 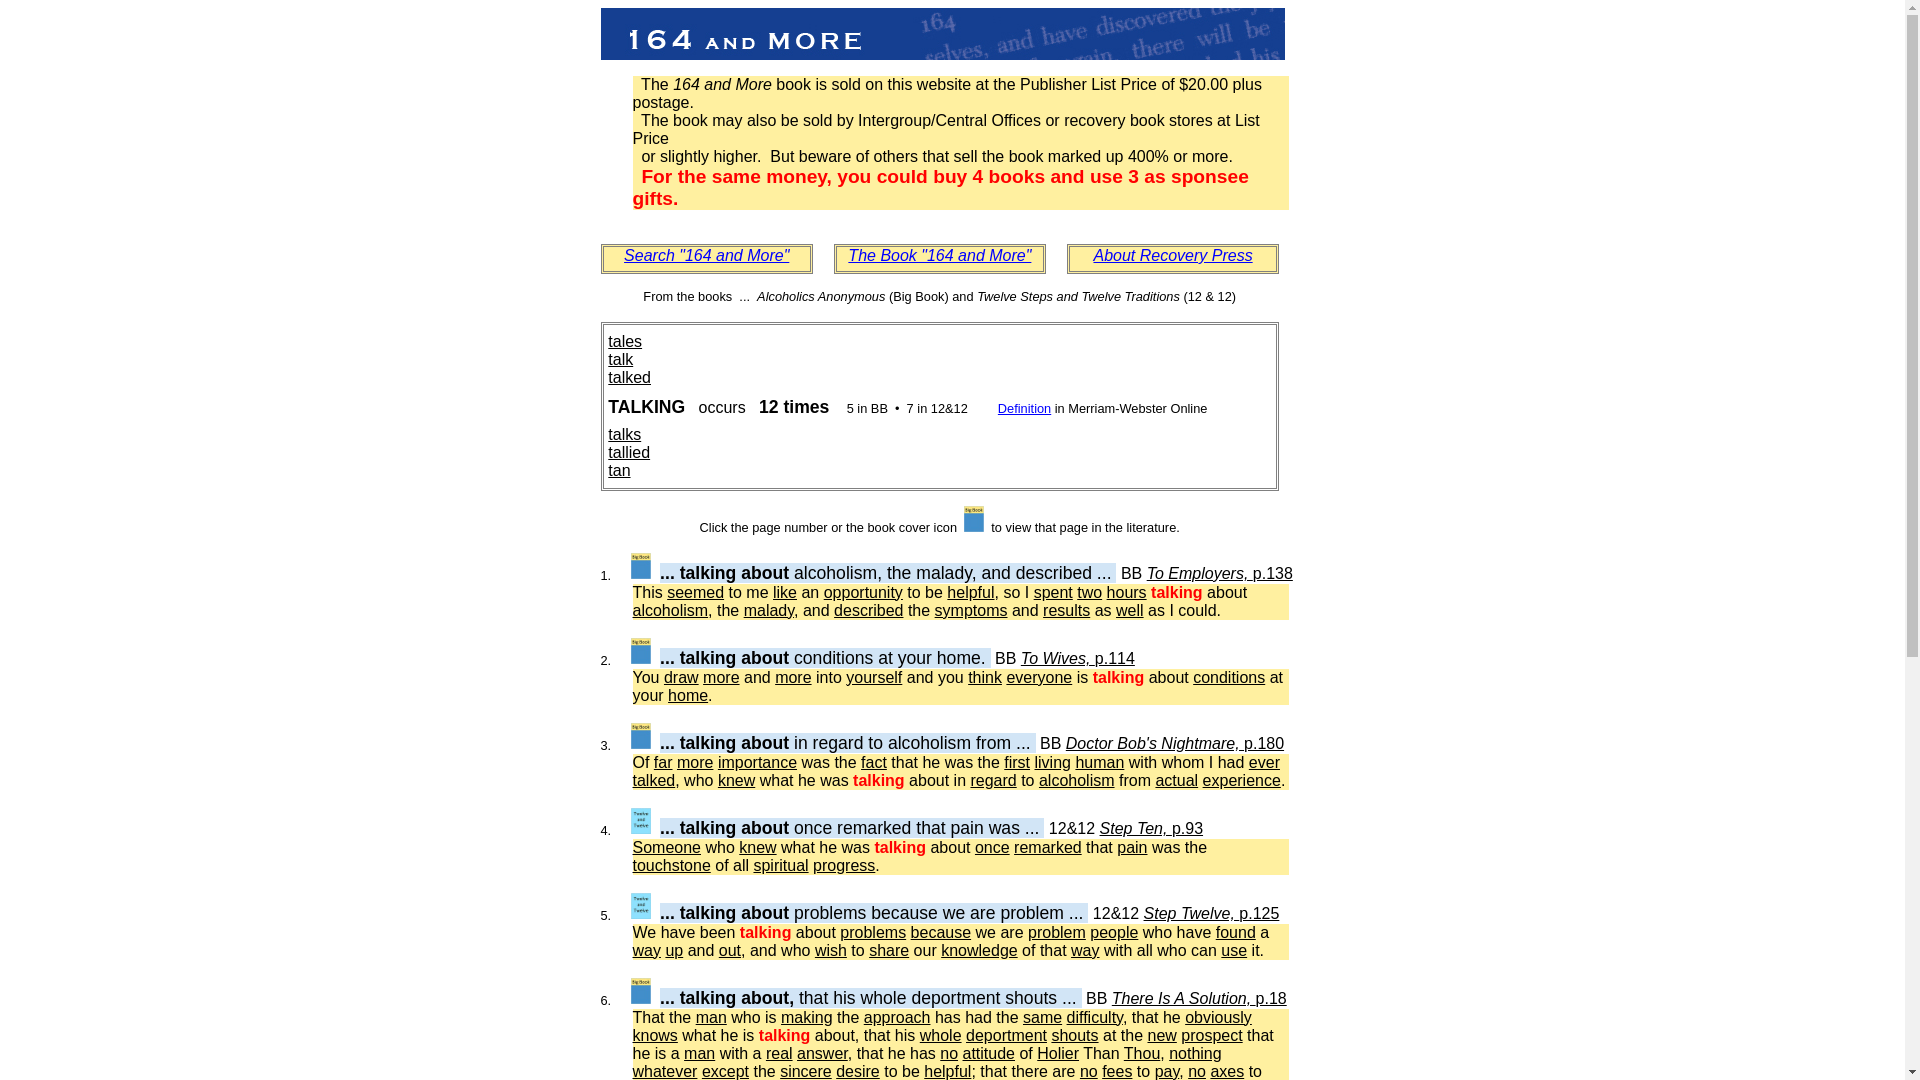 I want to click on 'obviously', so click(x=1185, y=1017).